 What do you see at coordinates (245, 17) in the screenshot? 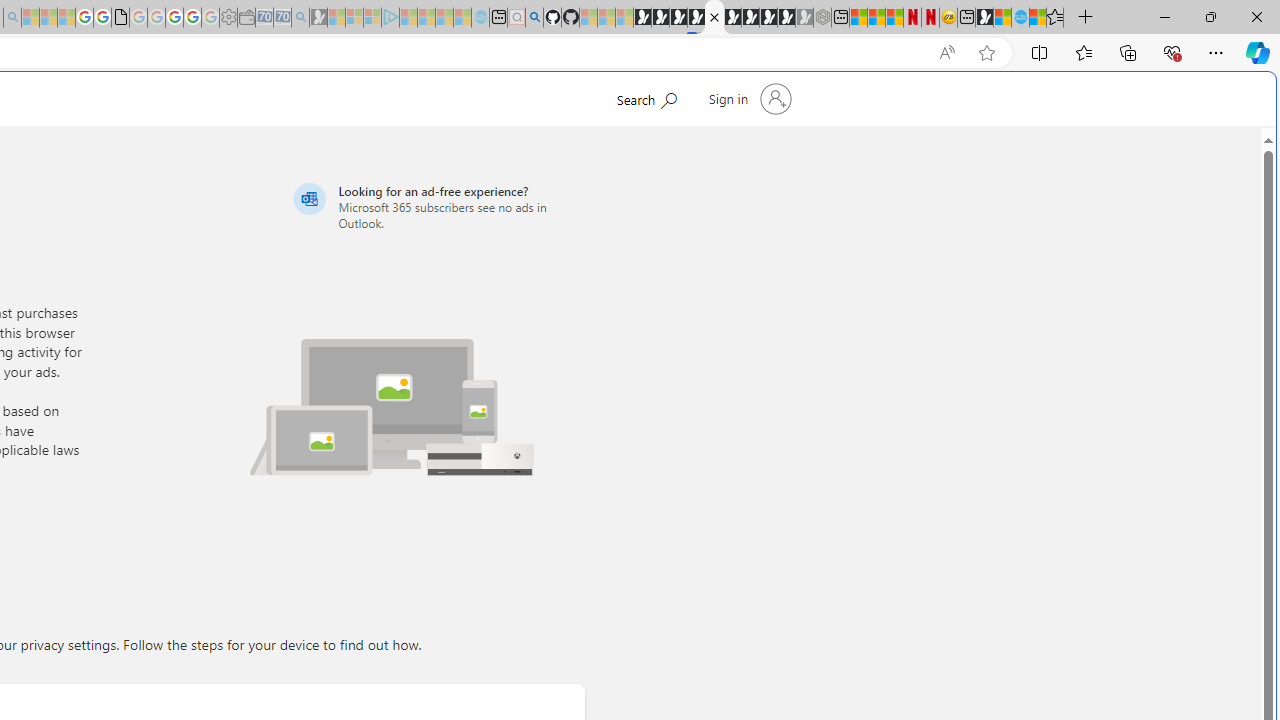
I see `'Wallet - Sleeping'` at bounding box center [245, 17].